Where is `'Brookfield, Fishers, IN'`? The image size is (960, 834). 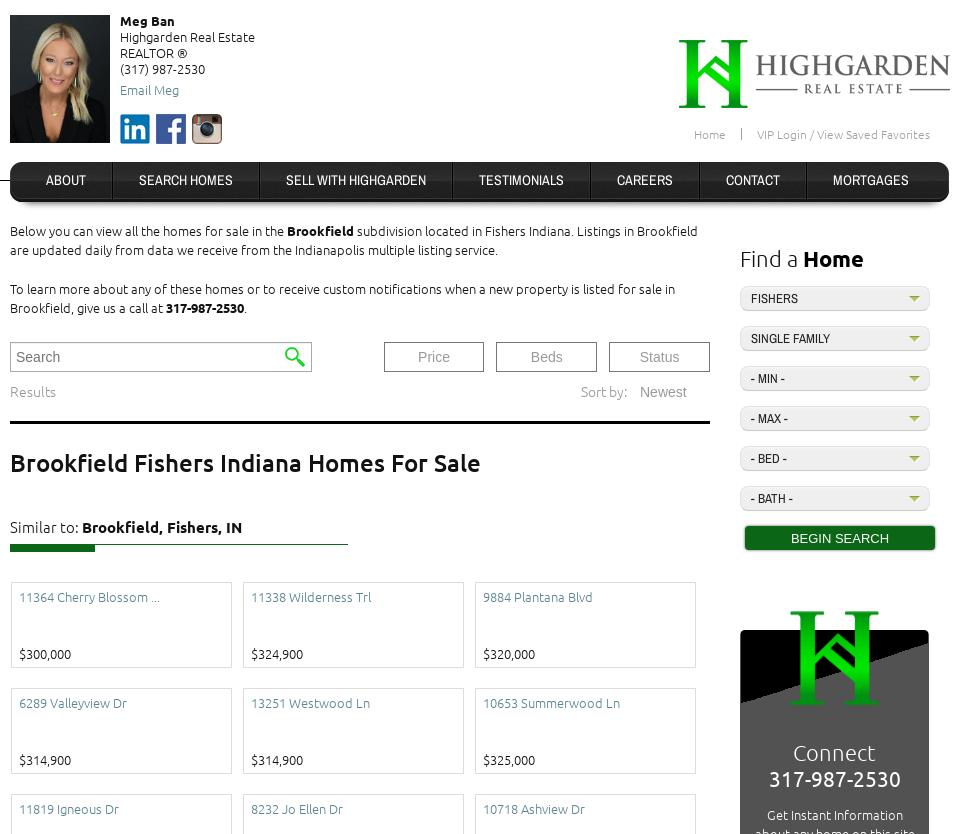 'Brookfield, Fishers, IN' is located at coordinates (161, 525).